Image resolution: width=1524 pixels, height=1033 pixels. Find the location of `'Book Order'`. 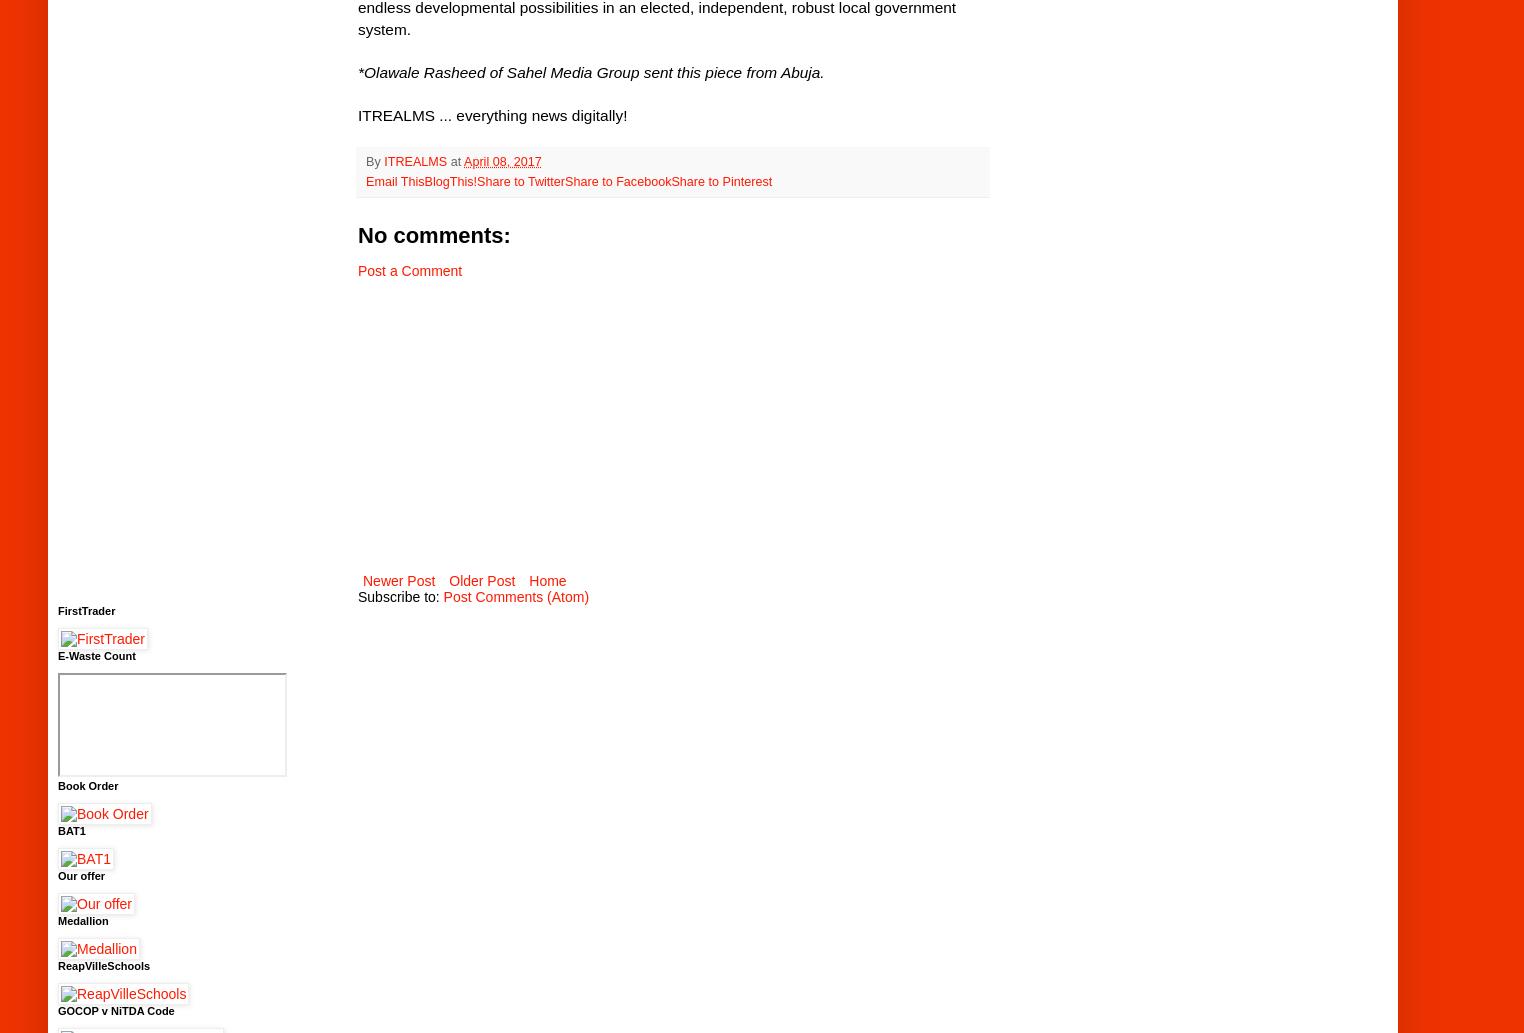

'Book Order' is located at coordinates (87, 784).